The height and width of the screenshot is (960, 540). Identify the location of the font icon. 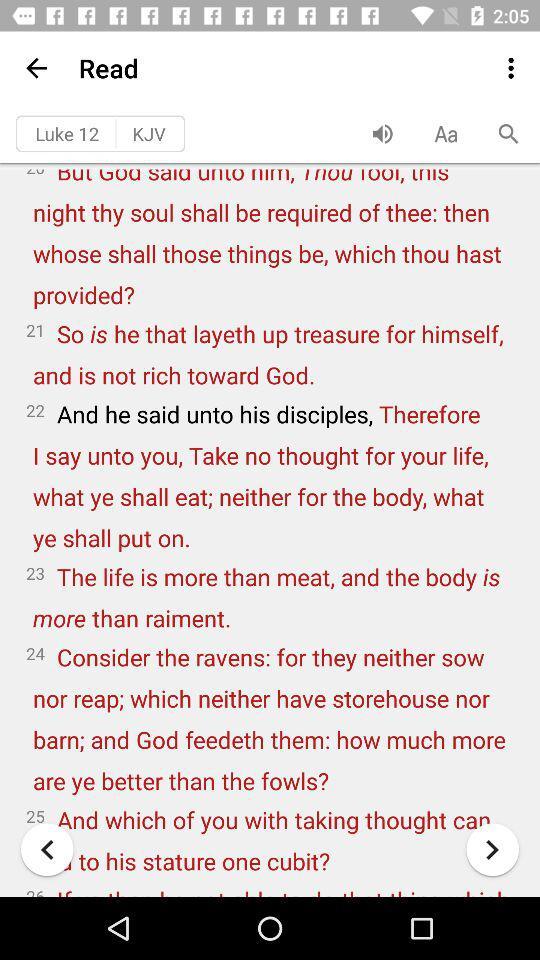
(445, 132).